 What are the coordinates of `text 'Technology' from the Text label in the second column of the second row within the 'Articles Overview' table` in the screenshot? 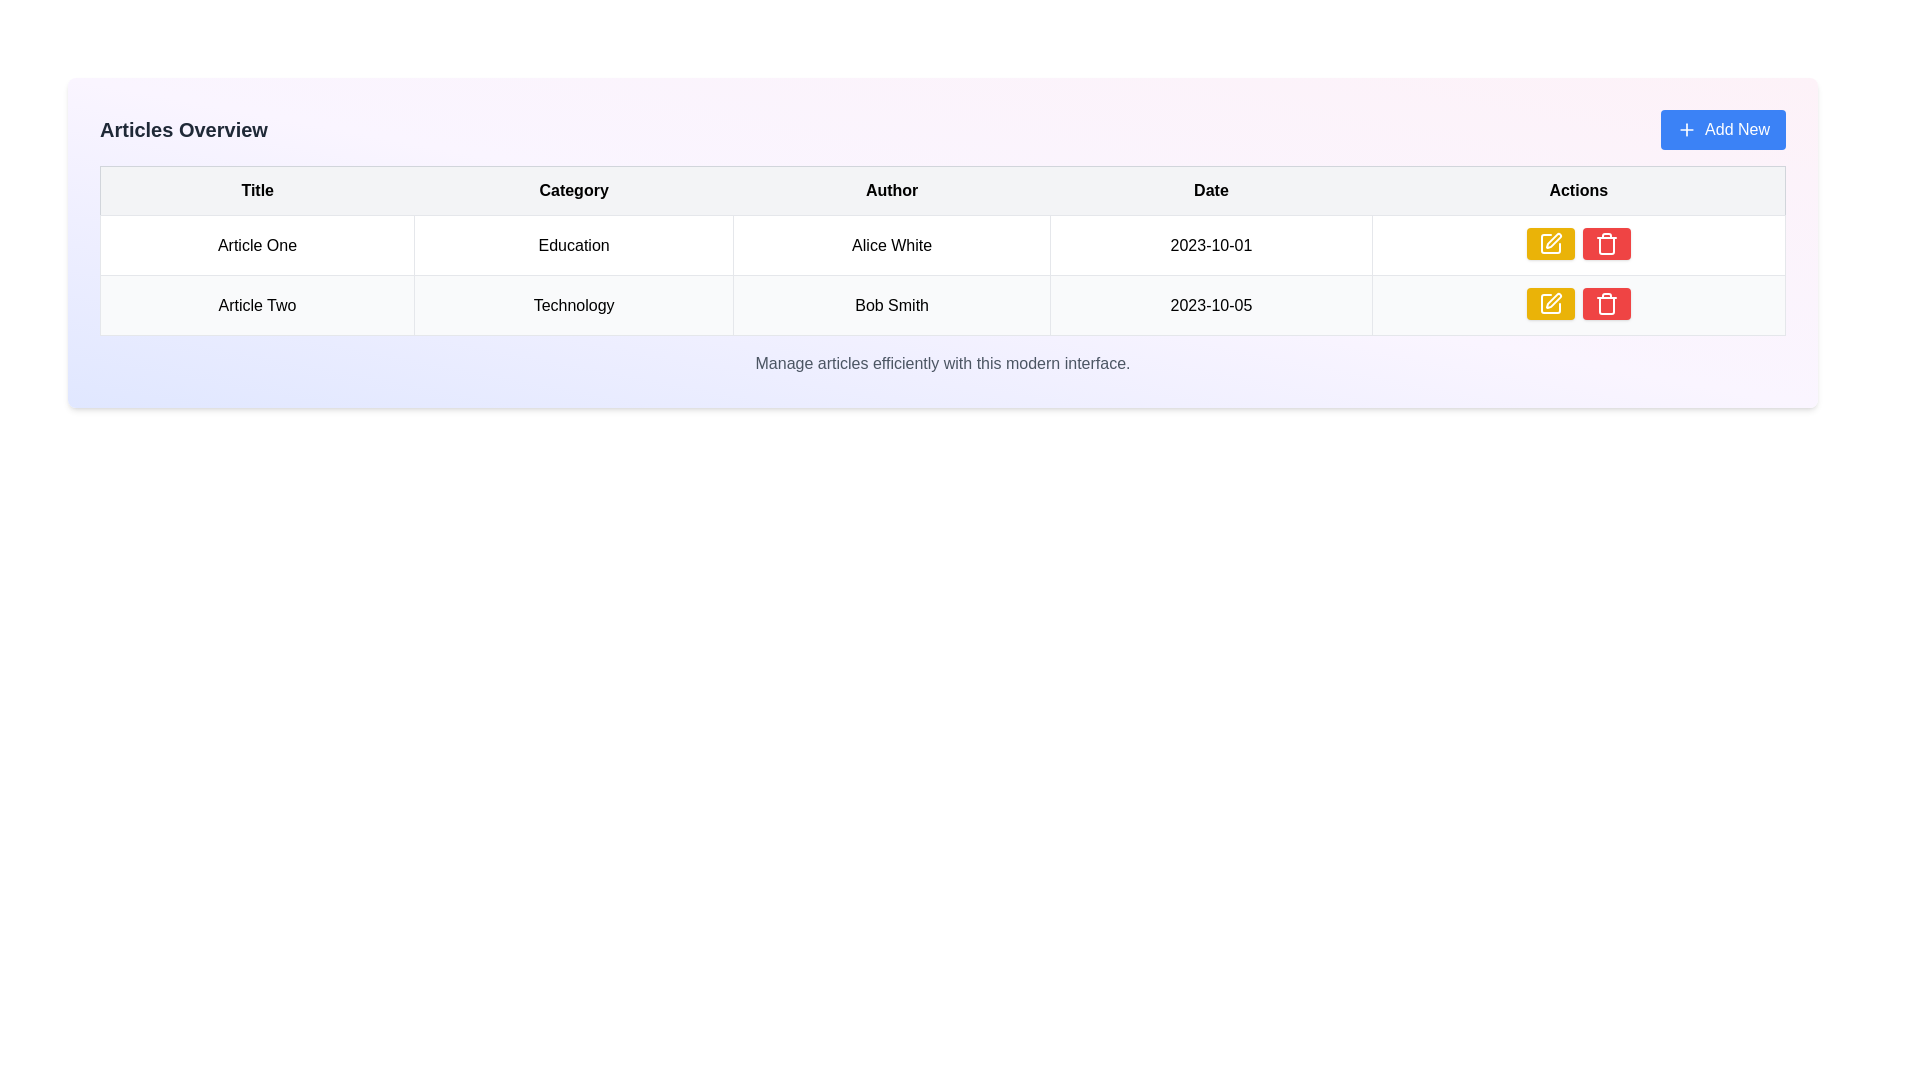 It's located at (573, 305).